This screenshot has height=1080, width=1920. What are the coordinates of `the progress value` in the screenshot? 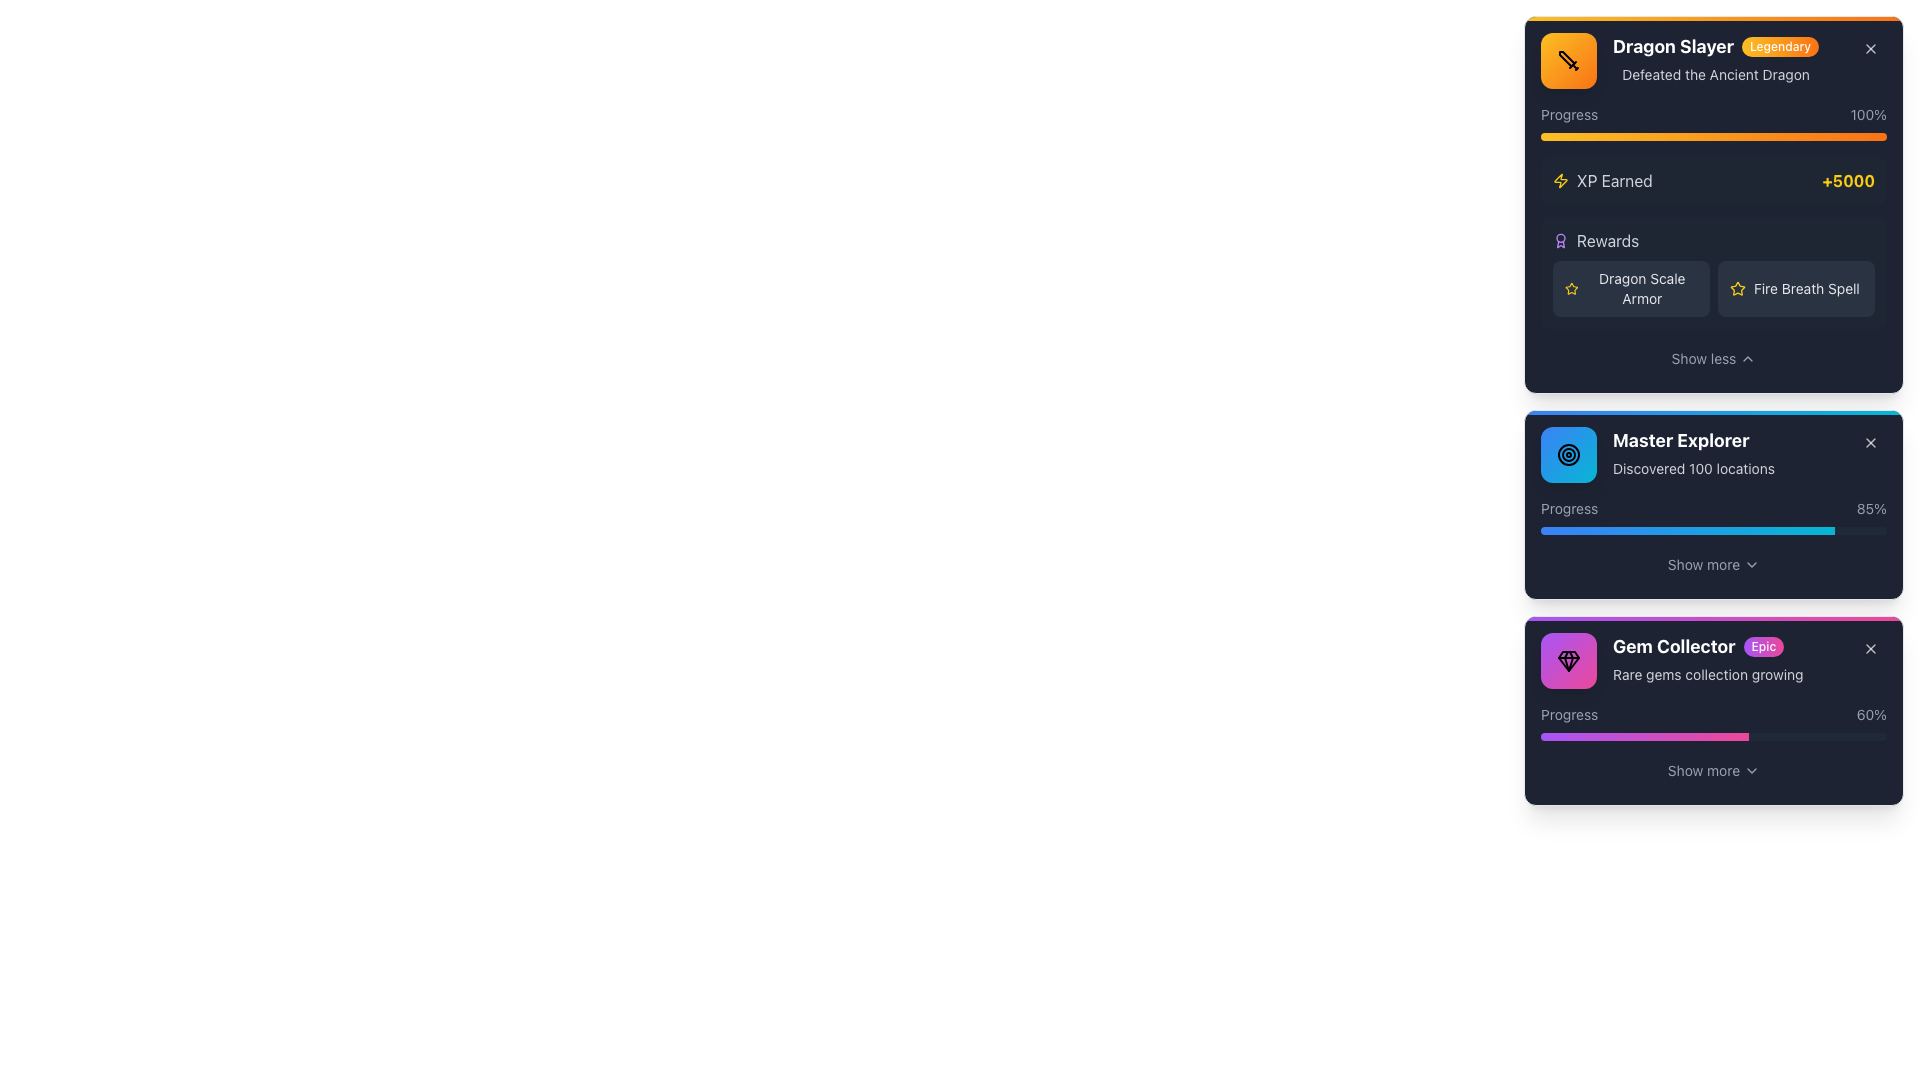 It's located at (1597, 736).